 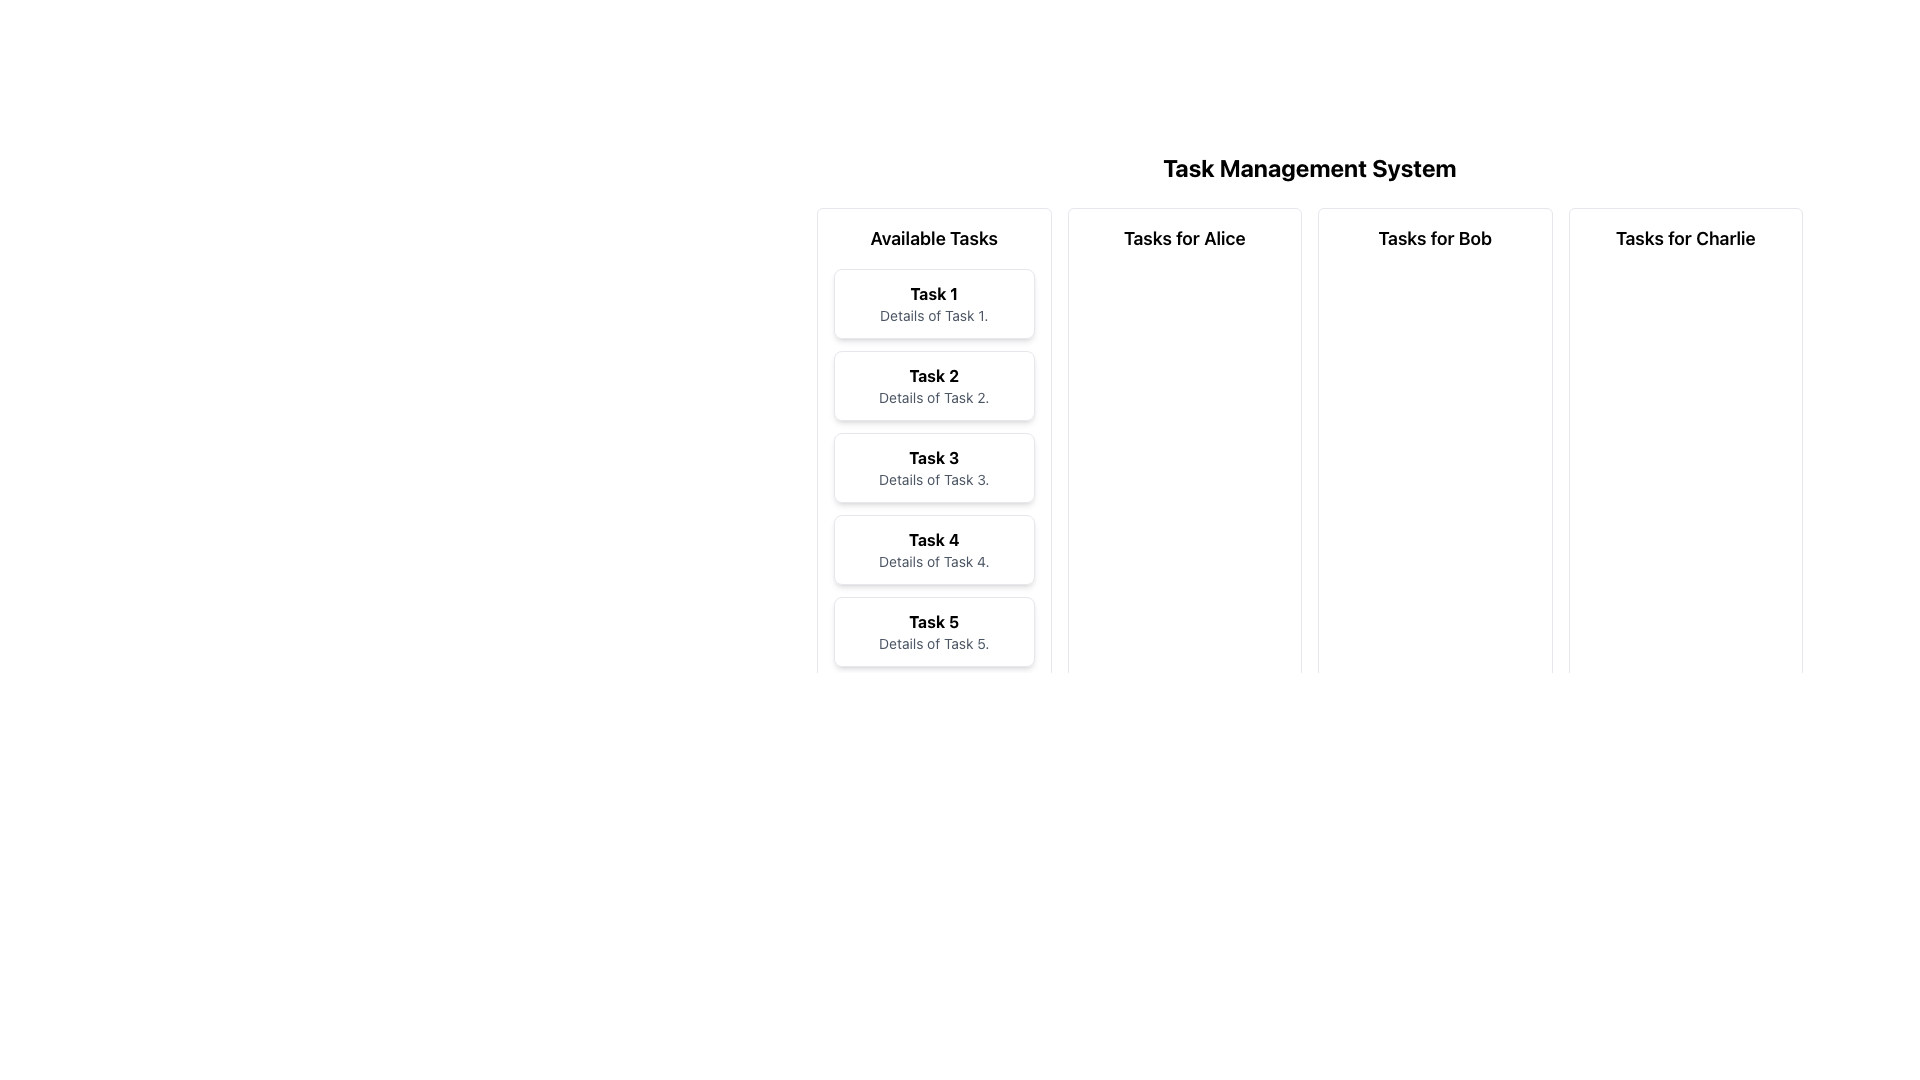 What do you see at coordinates (933, 540) in the screenshot?
I see `title text element 'Task 4', which is a bold and distinct text located at the top of the fourth card within the column titled 'Available Tasks'` at bounding box center [933, 540].